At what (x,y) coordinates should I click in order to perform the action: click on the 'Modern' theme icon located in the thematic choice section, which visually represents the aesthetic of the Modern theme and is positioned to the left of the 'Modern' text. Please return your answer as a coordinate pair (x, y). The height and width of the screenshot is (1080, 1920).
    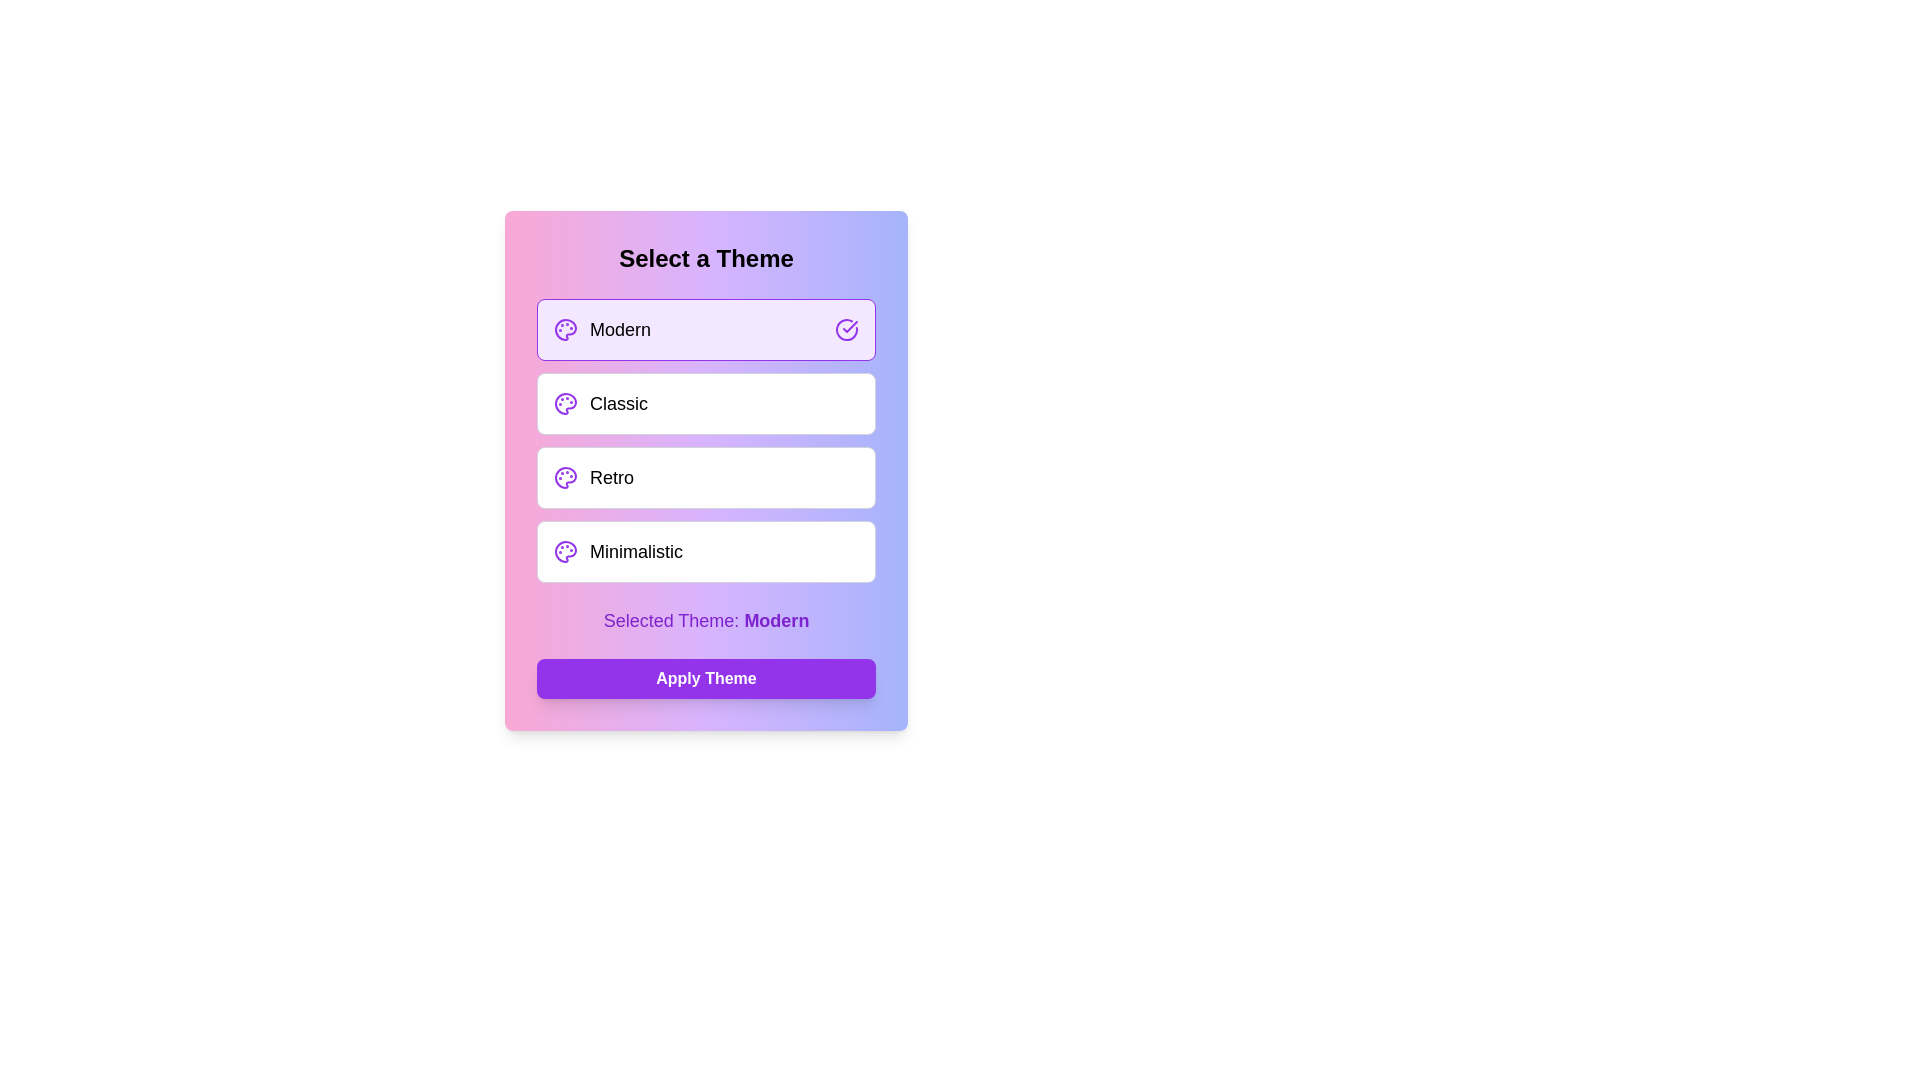
    Looking at the image, I should click on (565, 329).